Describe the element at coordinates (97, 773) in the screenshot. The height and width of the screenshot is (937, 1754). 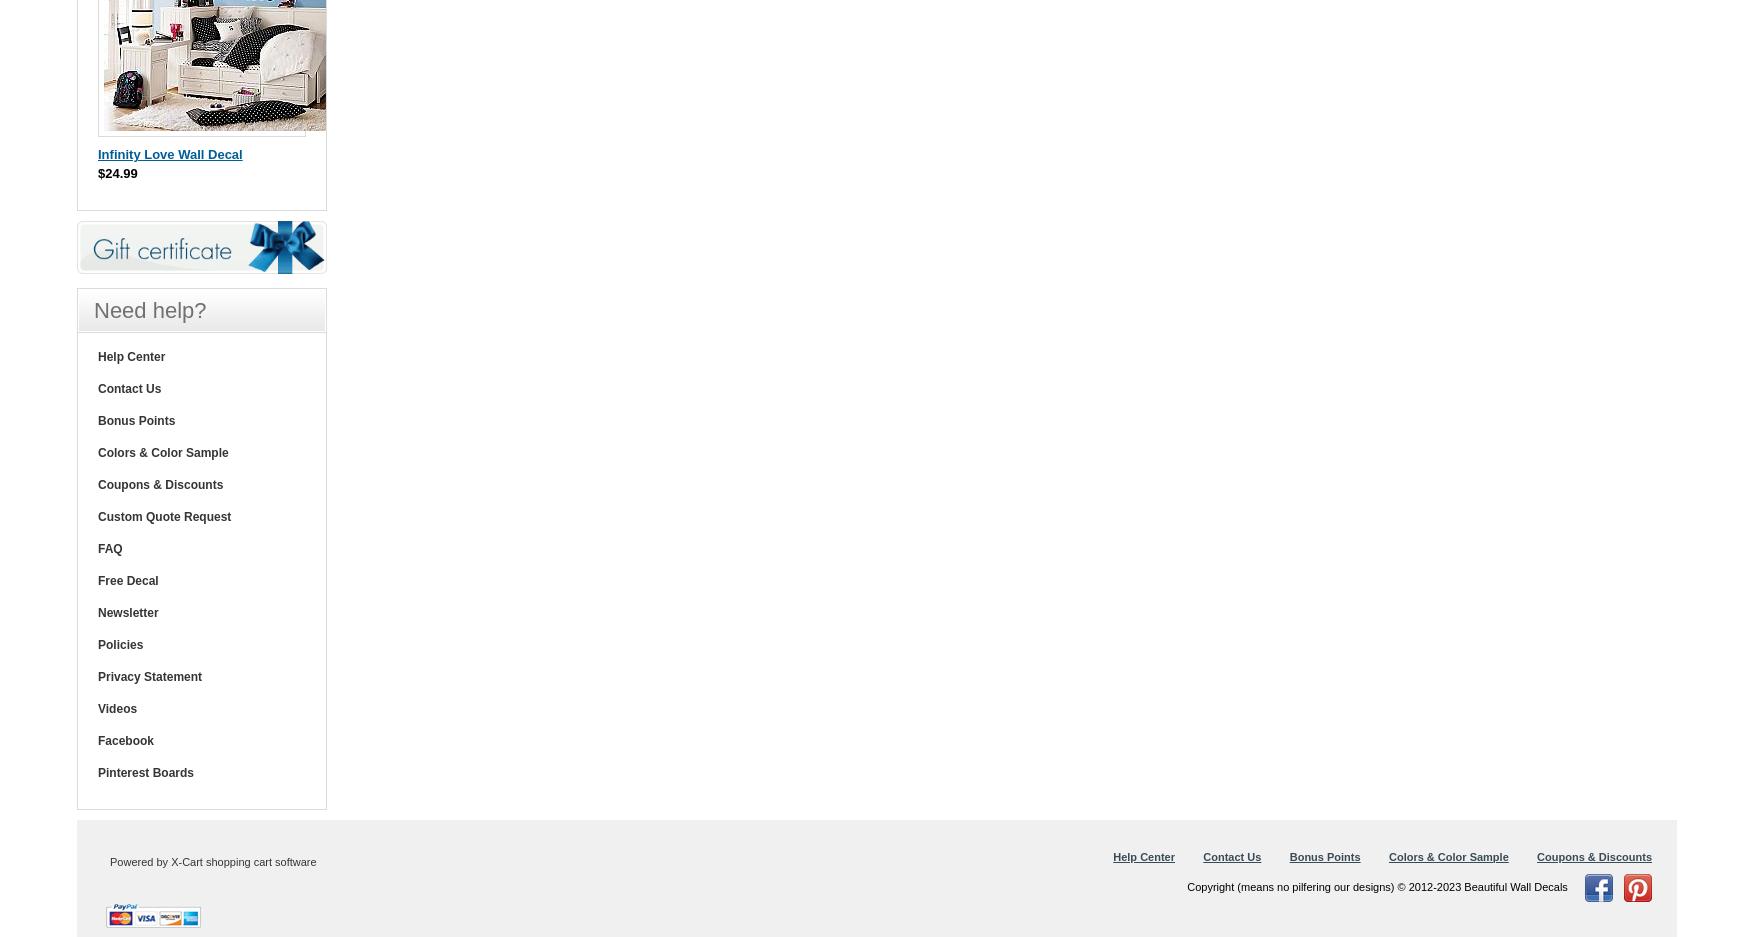
I see `'Pinterest Boards'` at that location.